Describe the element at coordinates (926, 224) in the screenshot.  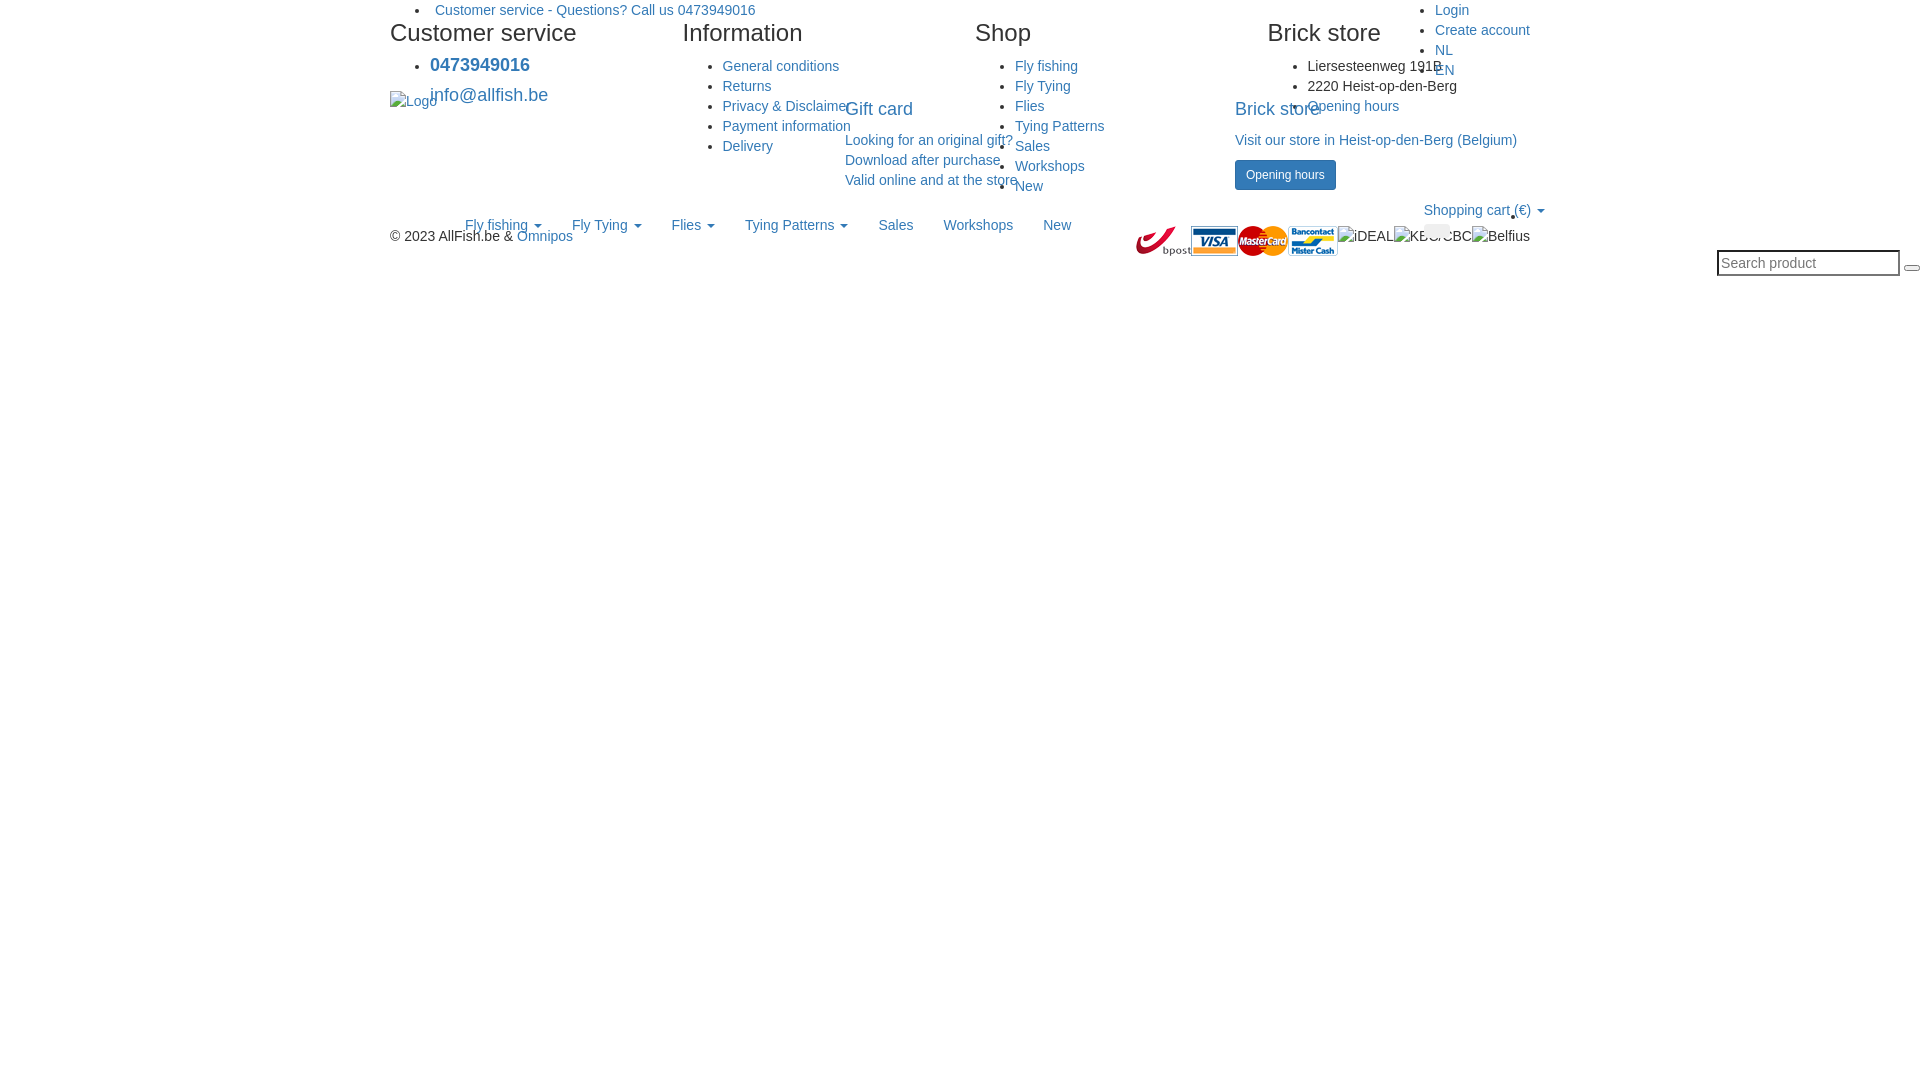
I see `'Workshops'` at that location.